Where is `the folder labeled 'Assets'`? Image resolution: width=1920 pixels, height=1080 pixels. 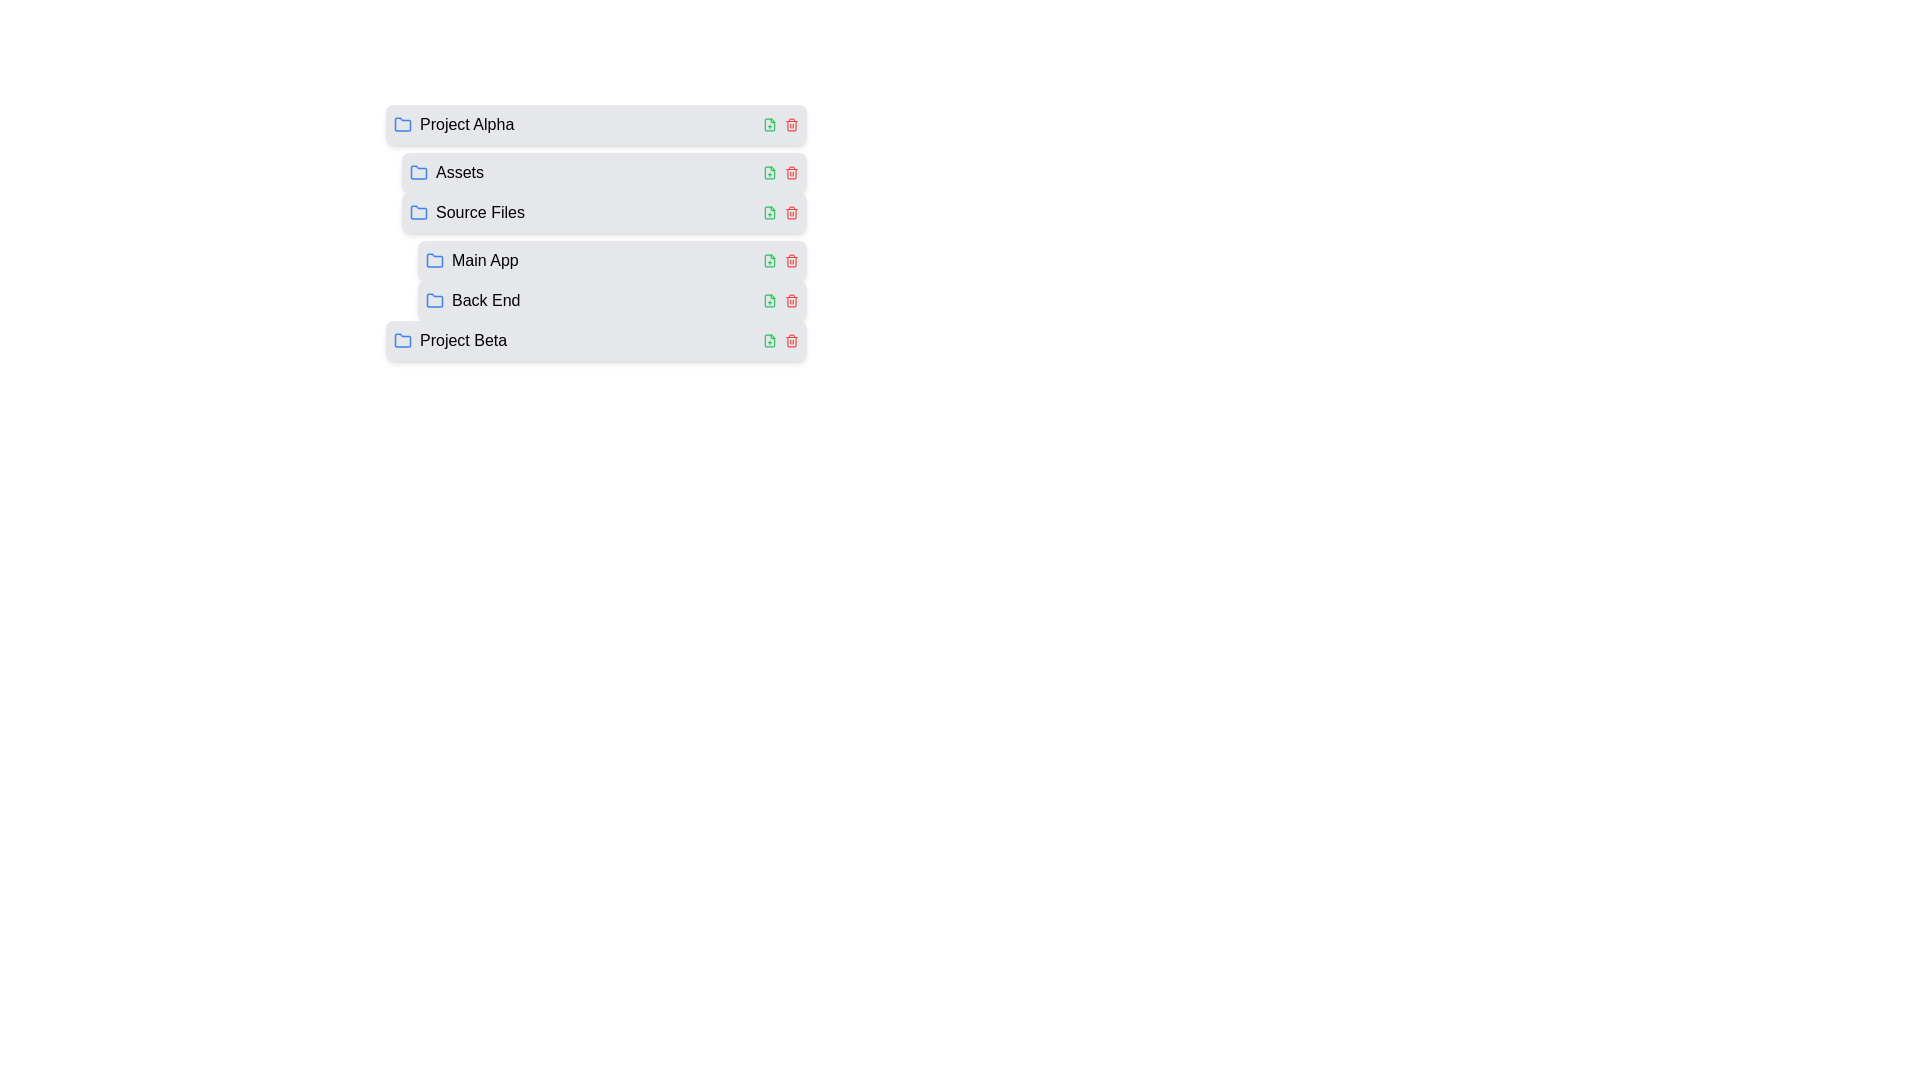
the folder labeled 'Assets' is located at coordinates (445, 172).